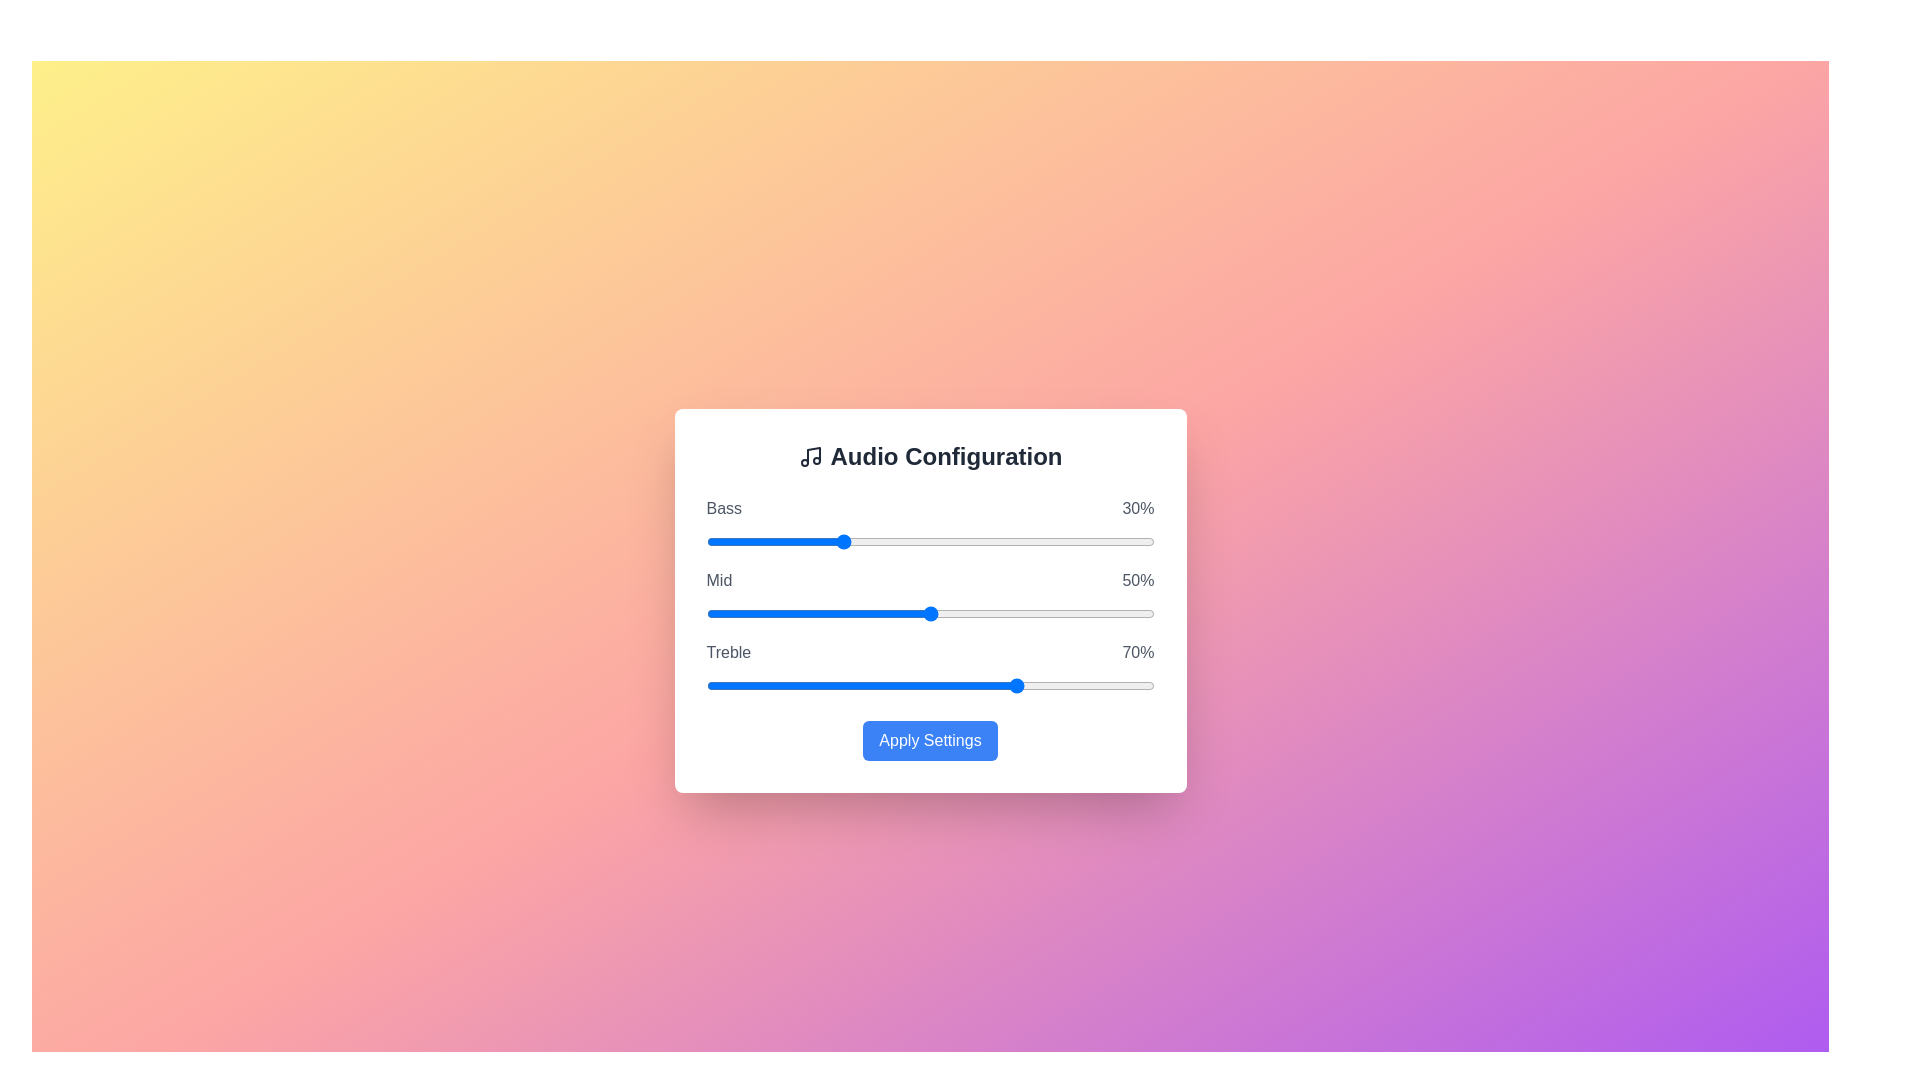 This screenshot has width=1920, height=1080. What do you see at coordinates (929, 740) in the screenshot?
I see `'Apply Settings' button to apply the audio configuration settings` at bounding box center [929, 740].